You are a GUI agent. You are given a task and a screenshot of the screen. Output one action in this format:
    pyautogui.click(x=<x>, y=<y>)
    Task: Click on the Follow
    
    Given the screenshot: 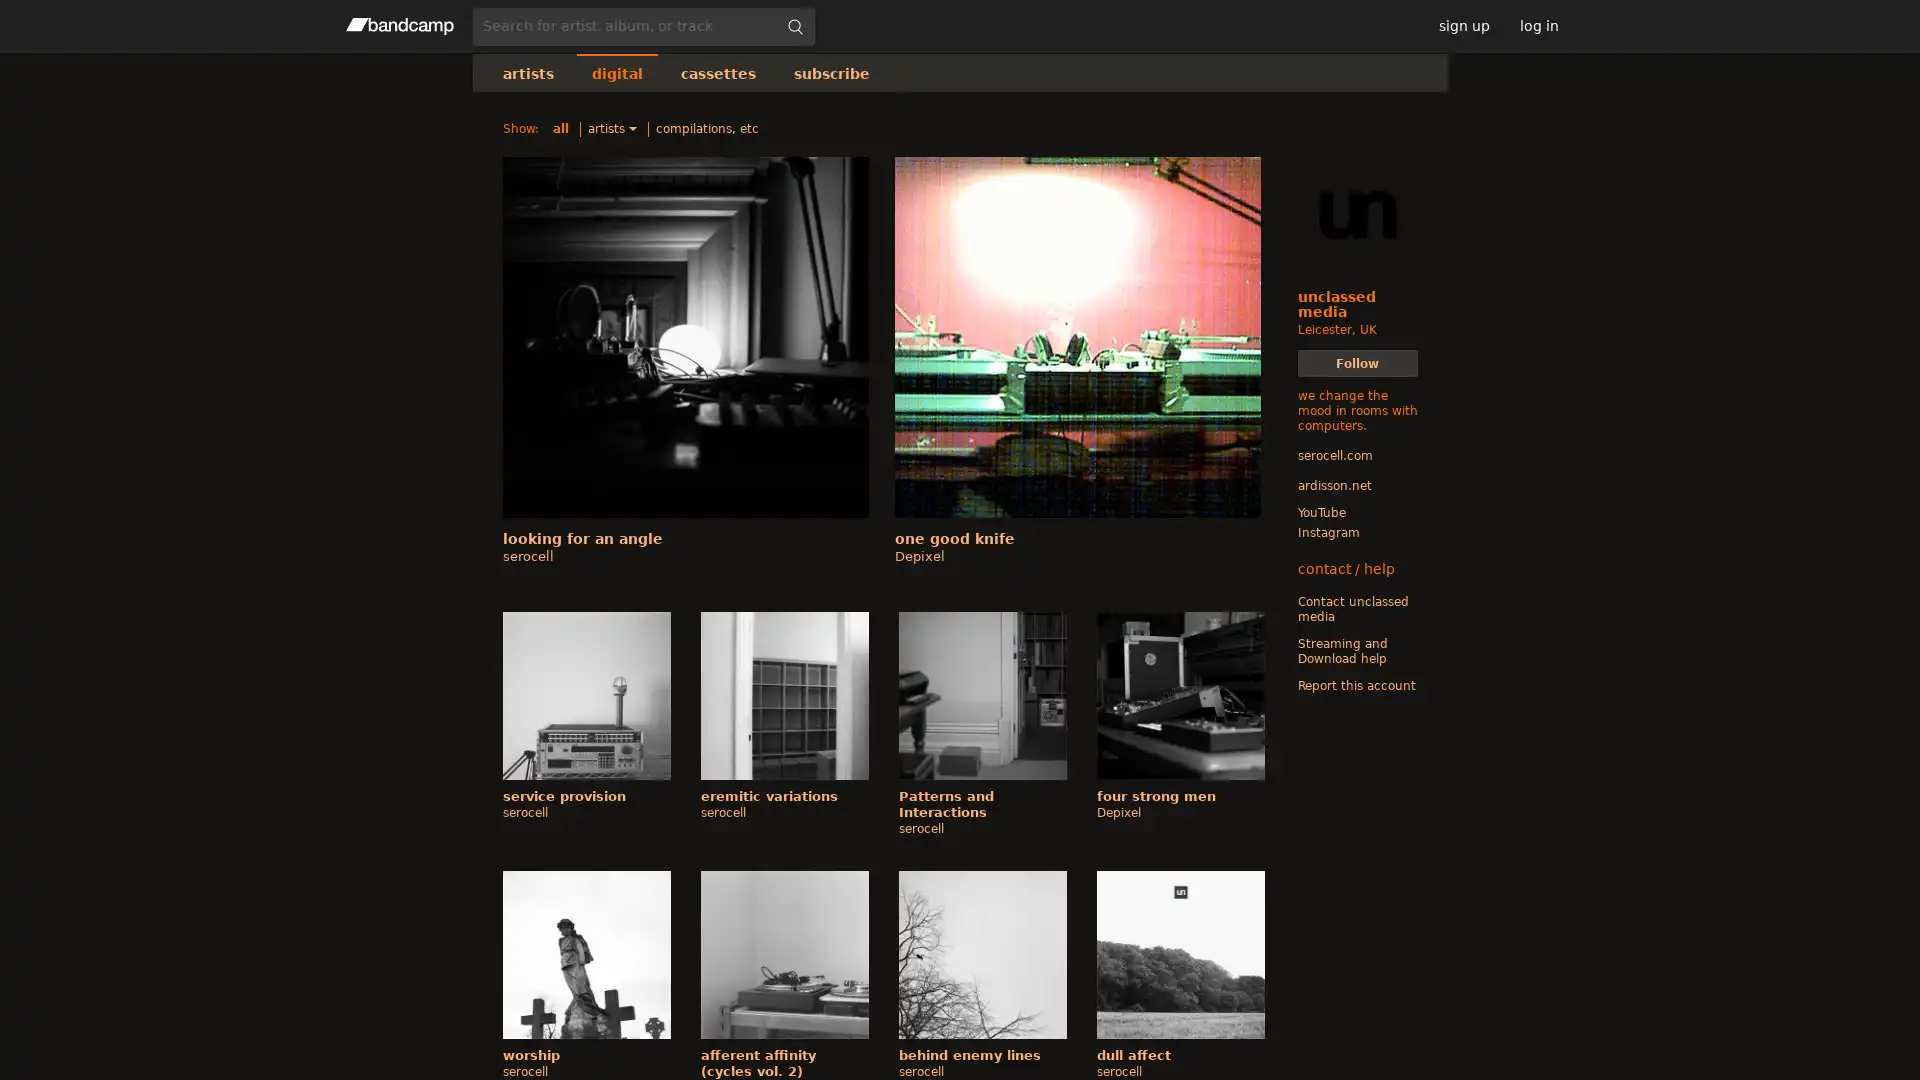 What is the action you would take?
    pyautogui.click(x=1357, y=363)
    